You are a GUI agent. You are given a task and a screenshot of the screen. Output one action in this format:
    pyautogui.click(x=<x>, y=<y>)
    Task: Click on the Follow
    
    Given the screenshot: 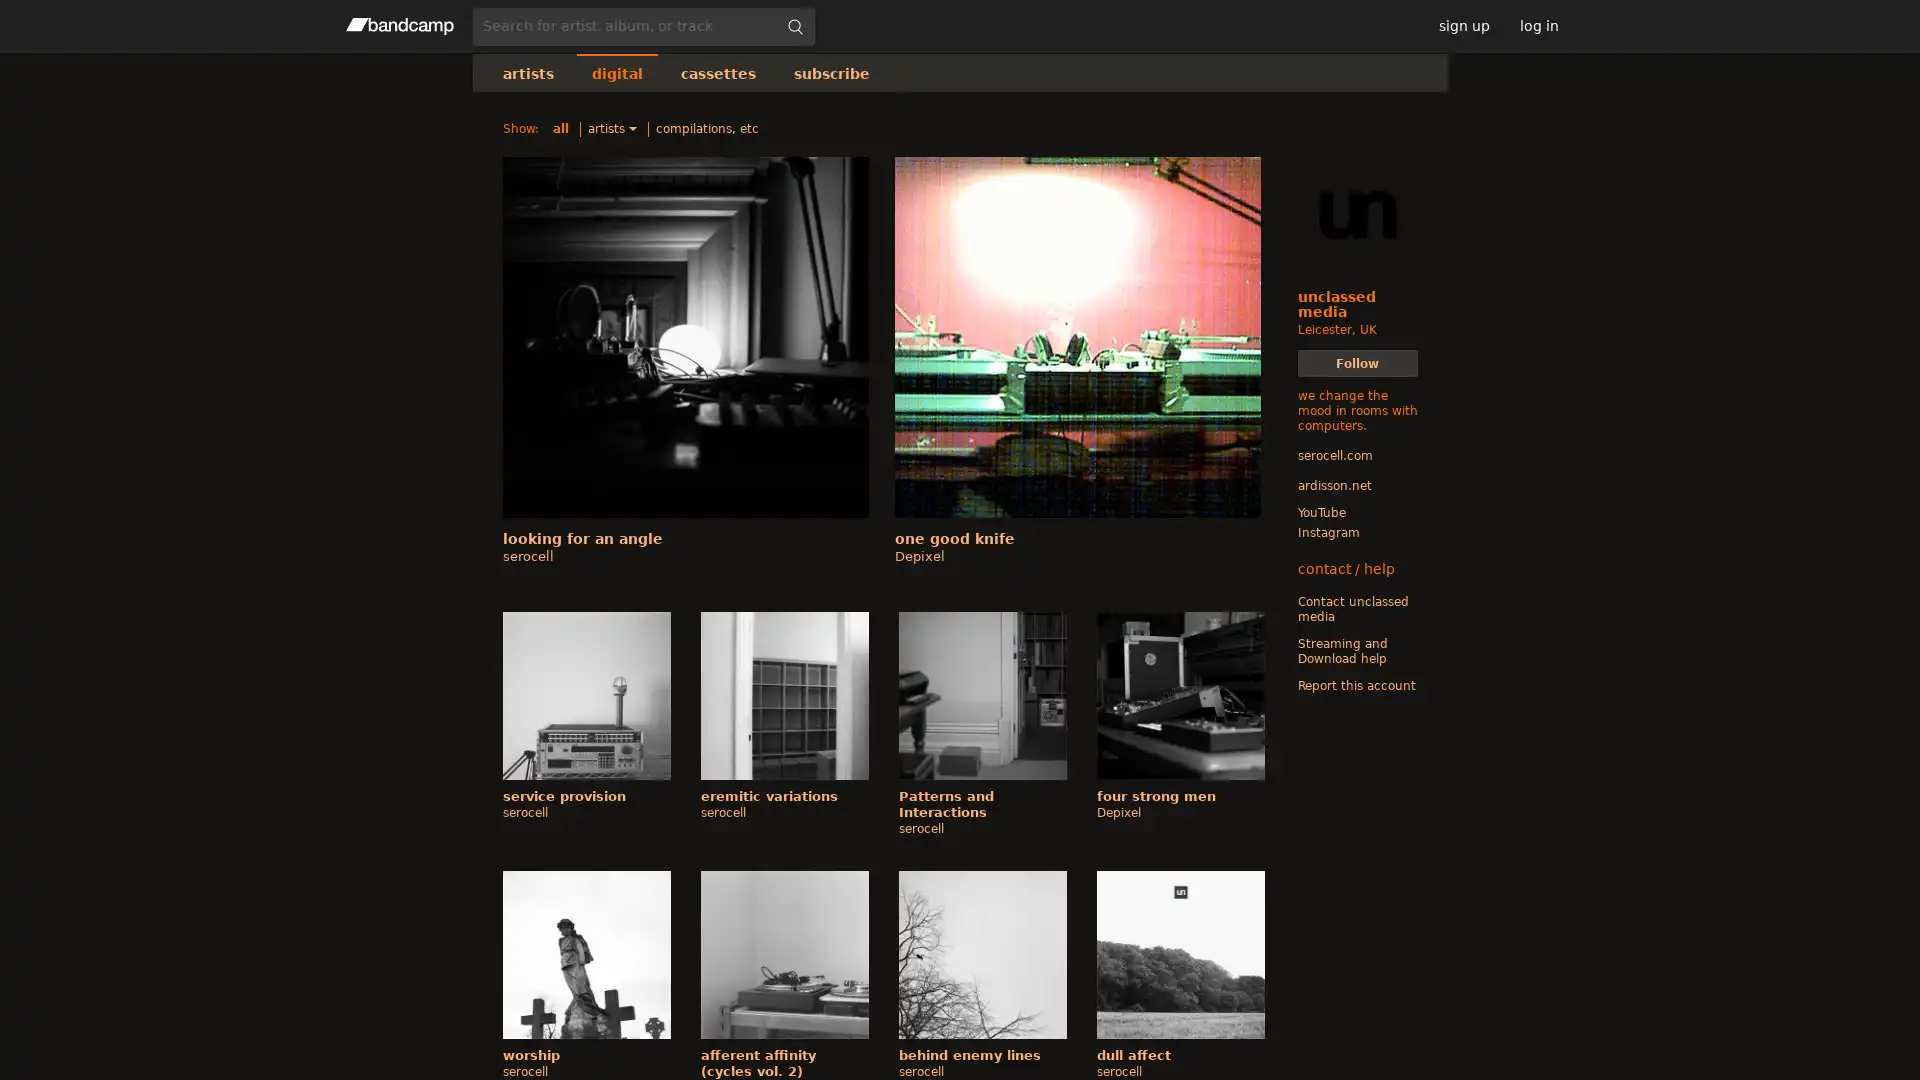 What is the action you would take?
    pyautogui.click(x=1357, y=363)
    